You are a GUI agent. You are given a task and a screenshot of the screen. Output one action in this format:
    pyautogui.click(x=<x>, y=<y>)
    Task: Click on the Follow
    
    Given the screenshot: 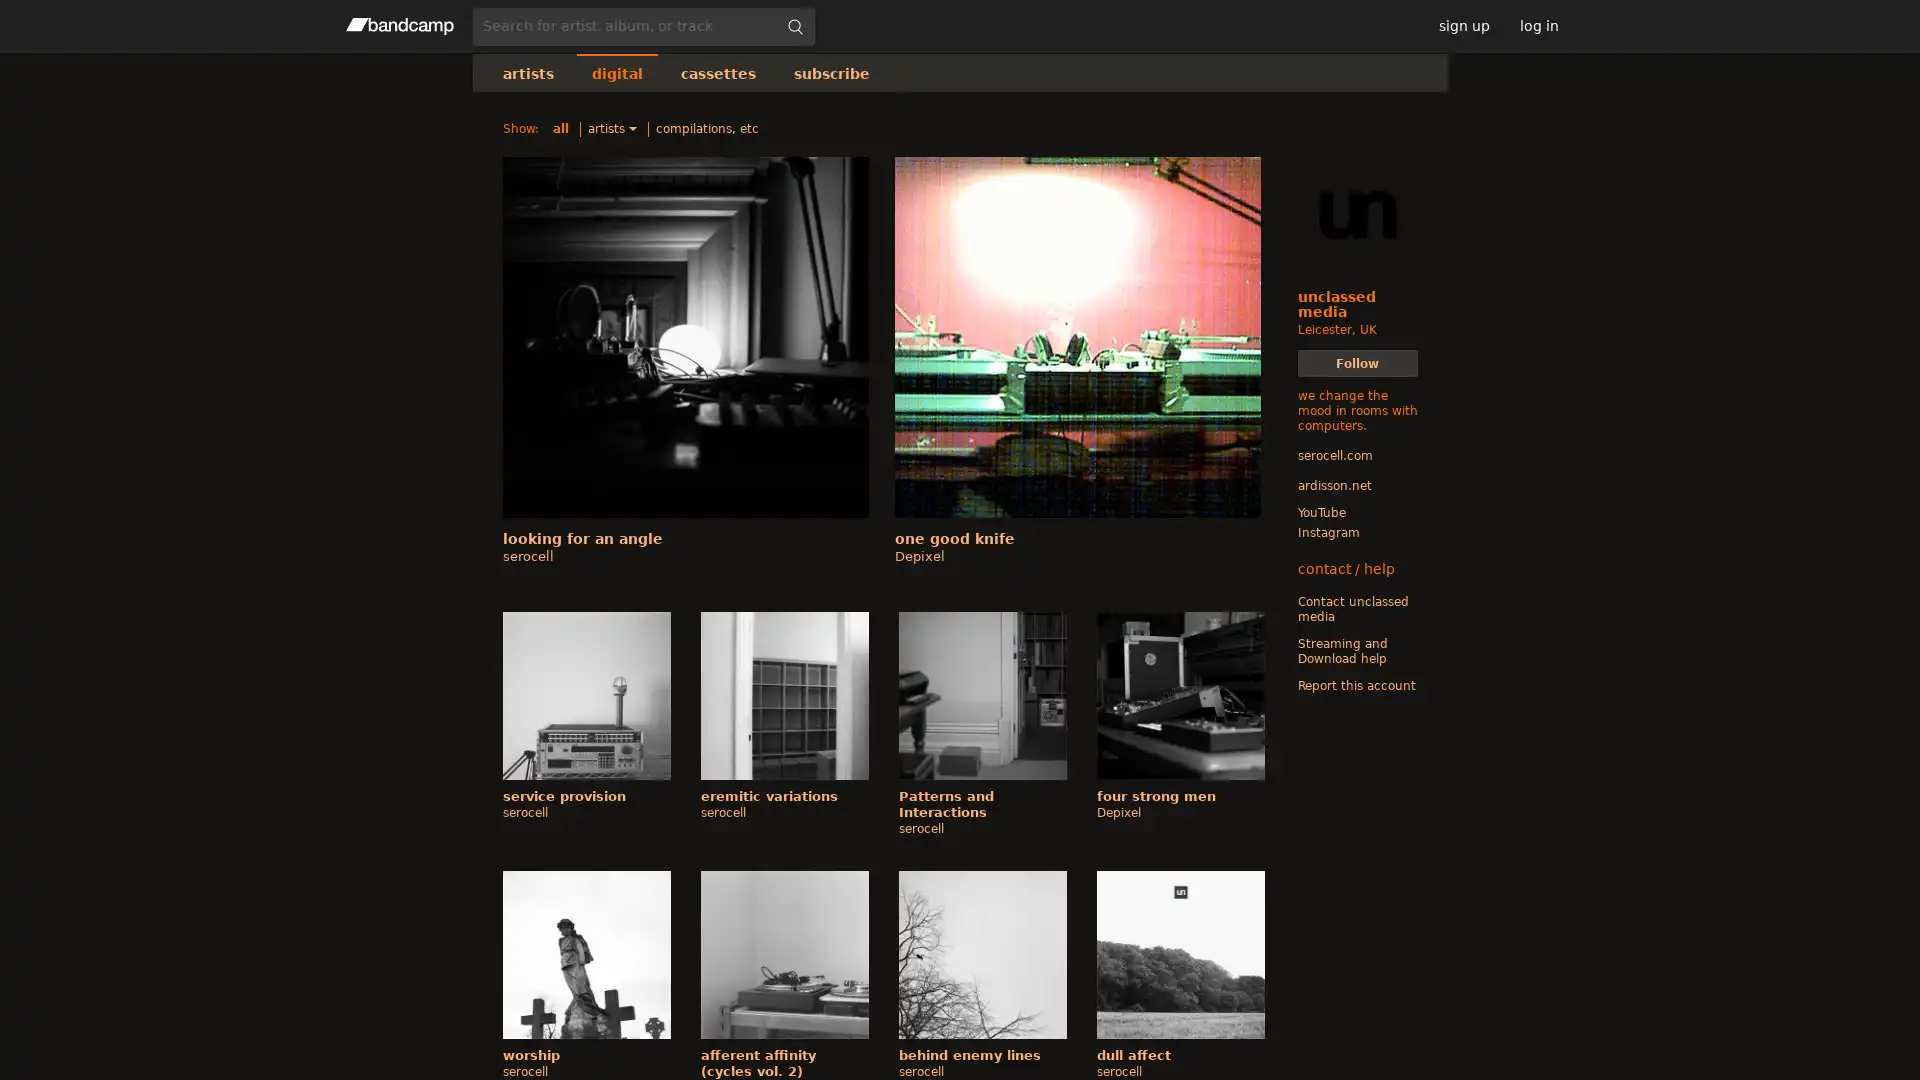 What is the action you would take?
    pyautogui.click(x=1357, y=363)
    